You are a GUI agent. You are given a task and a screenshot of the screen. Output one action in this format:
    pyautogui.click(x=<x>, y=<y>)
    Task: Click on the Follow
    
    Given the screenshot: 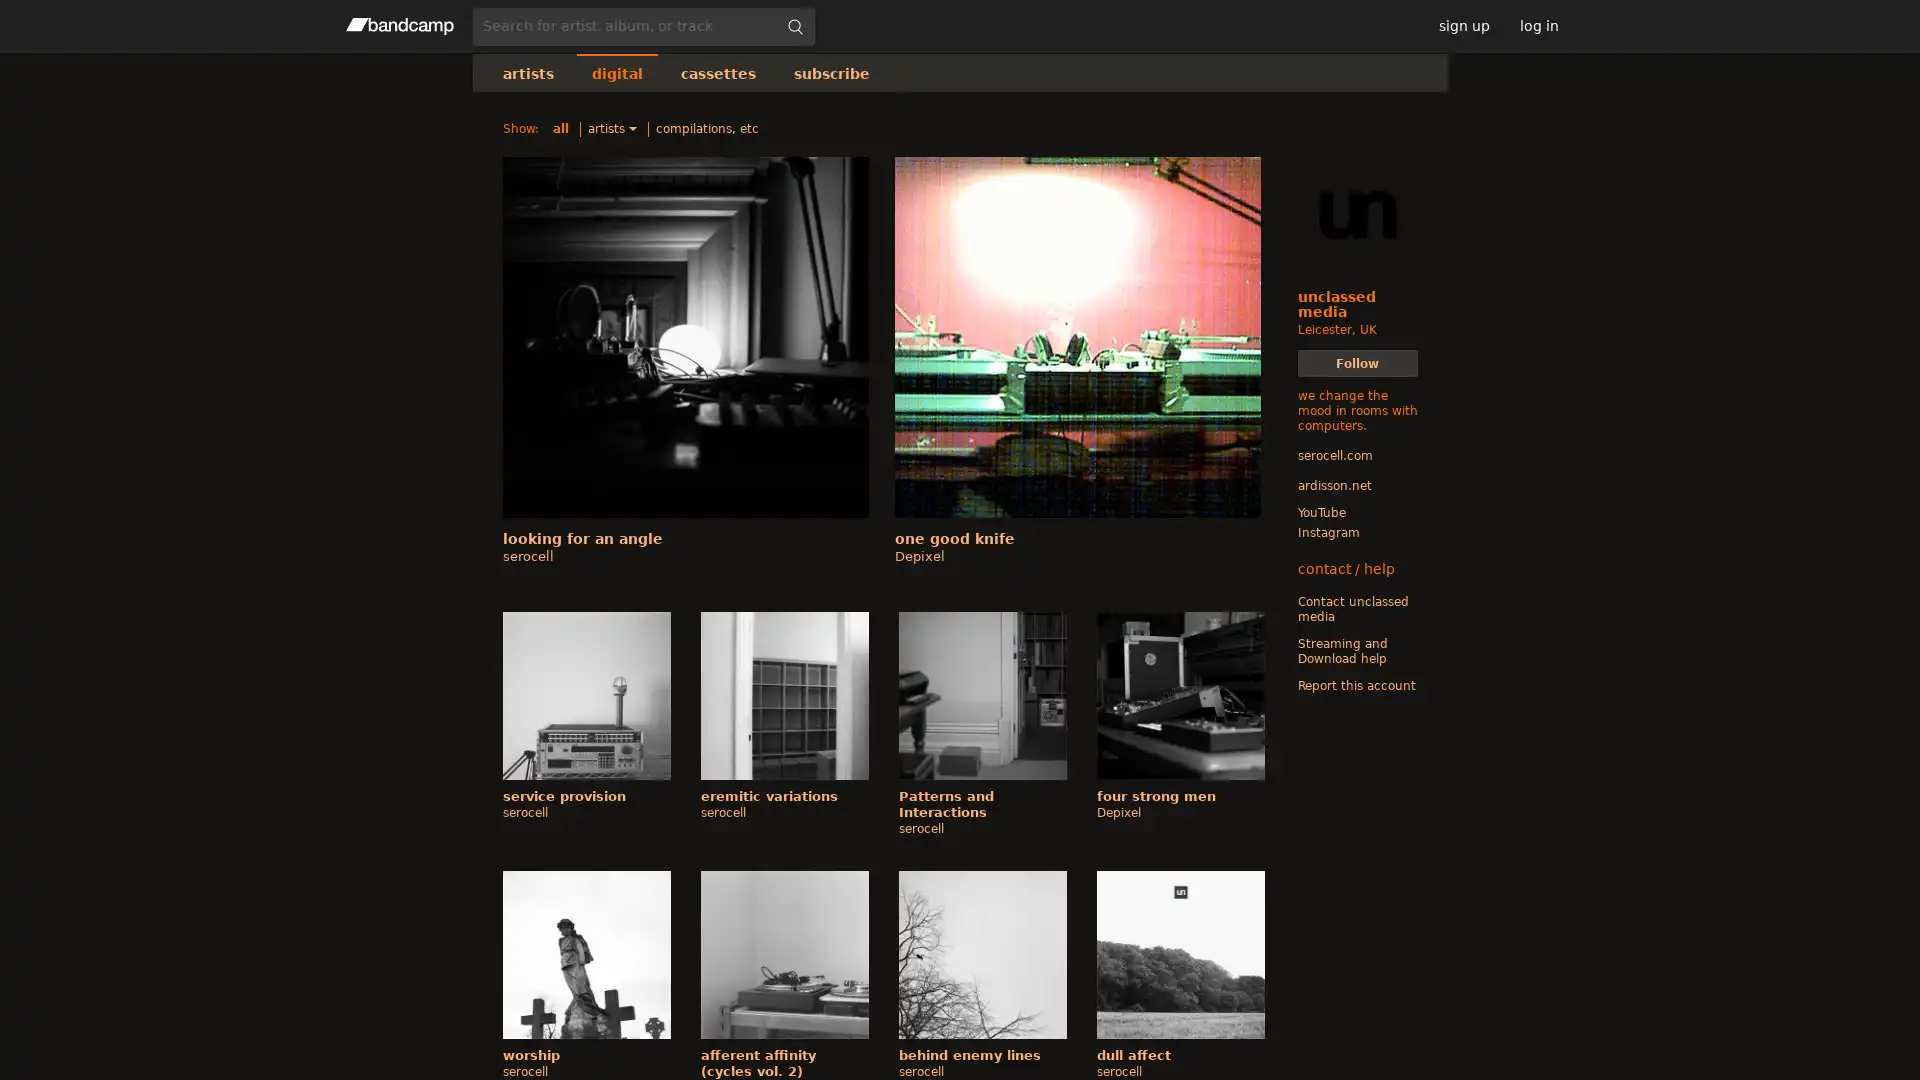 What is the action you would take?
    pyautogui.click(x=1357, y=363)
    